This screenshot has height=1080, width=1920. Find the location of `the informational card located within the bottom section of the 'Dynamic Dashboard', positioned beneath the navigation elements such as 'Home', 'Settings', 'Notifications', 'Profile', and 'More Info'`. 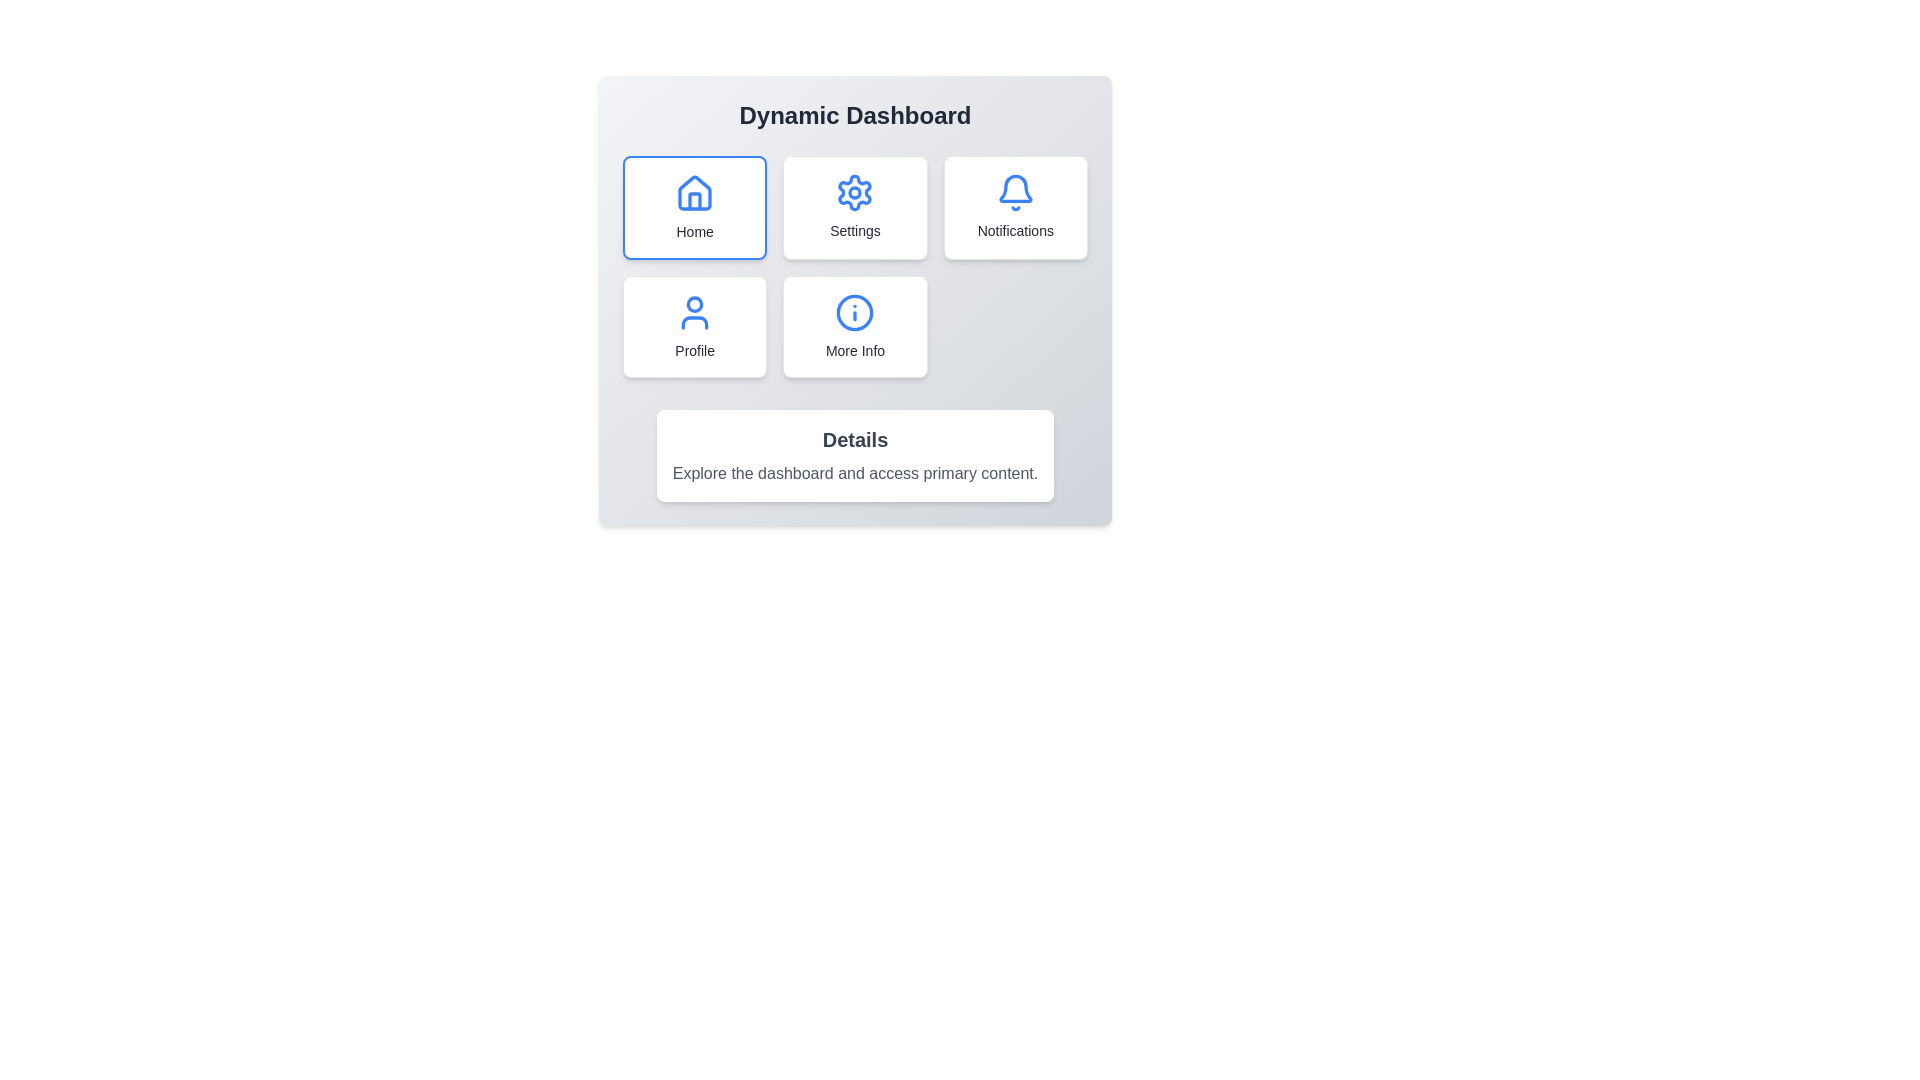

the informational card located within the bottom section of the 'Dynamic Dashboard', positioned beneath the navigation elements such as 'Home', 'Settings', 'Notifications', 'Profile', and 'More Info' is located at coordinates (855, 455).